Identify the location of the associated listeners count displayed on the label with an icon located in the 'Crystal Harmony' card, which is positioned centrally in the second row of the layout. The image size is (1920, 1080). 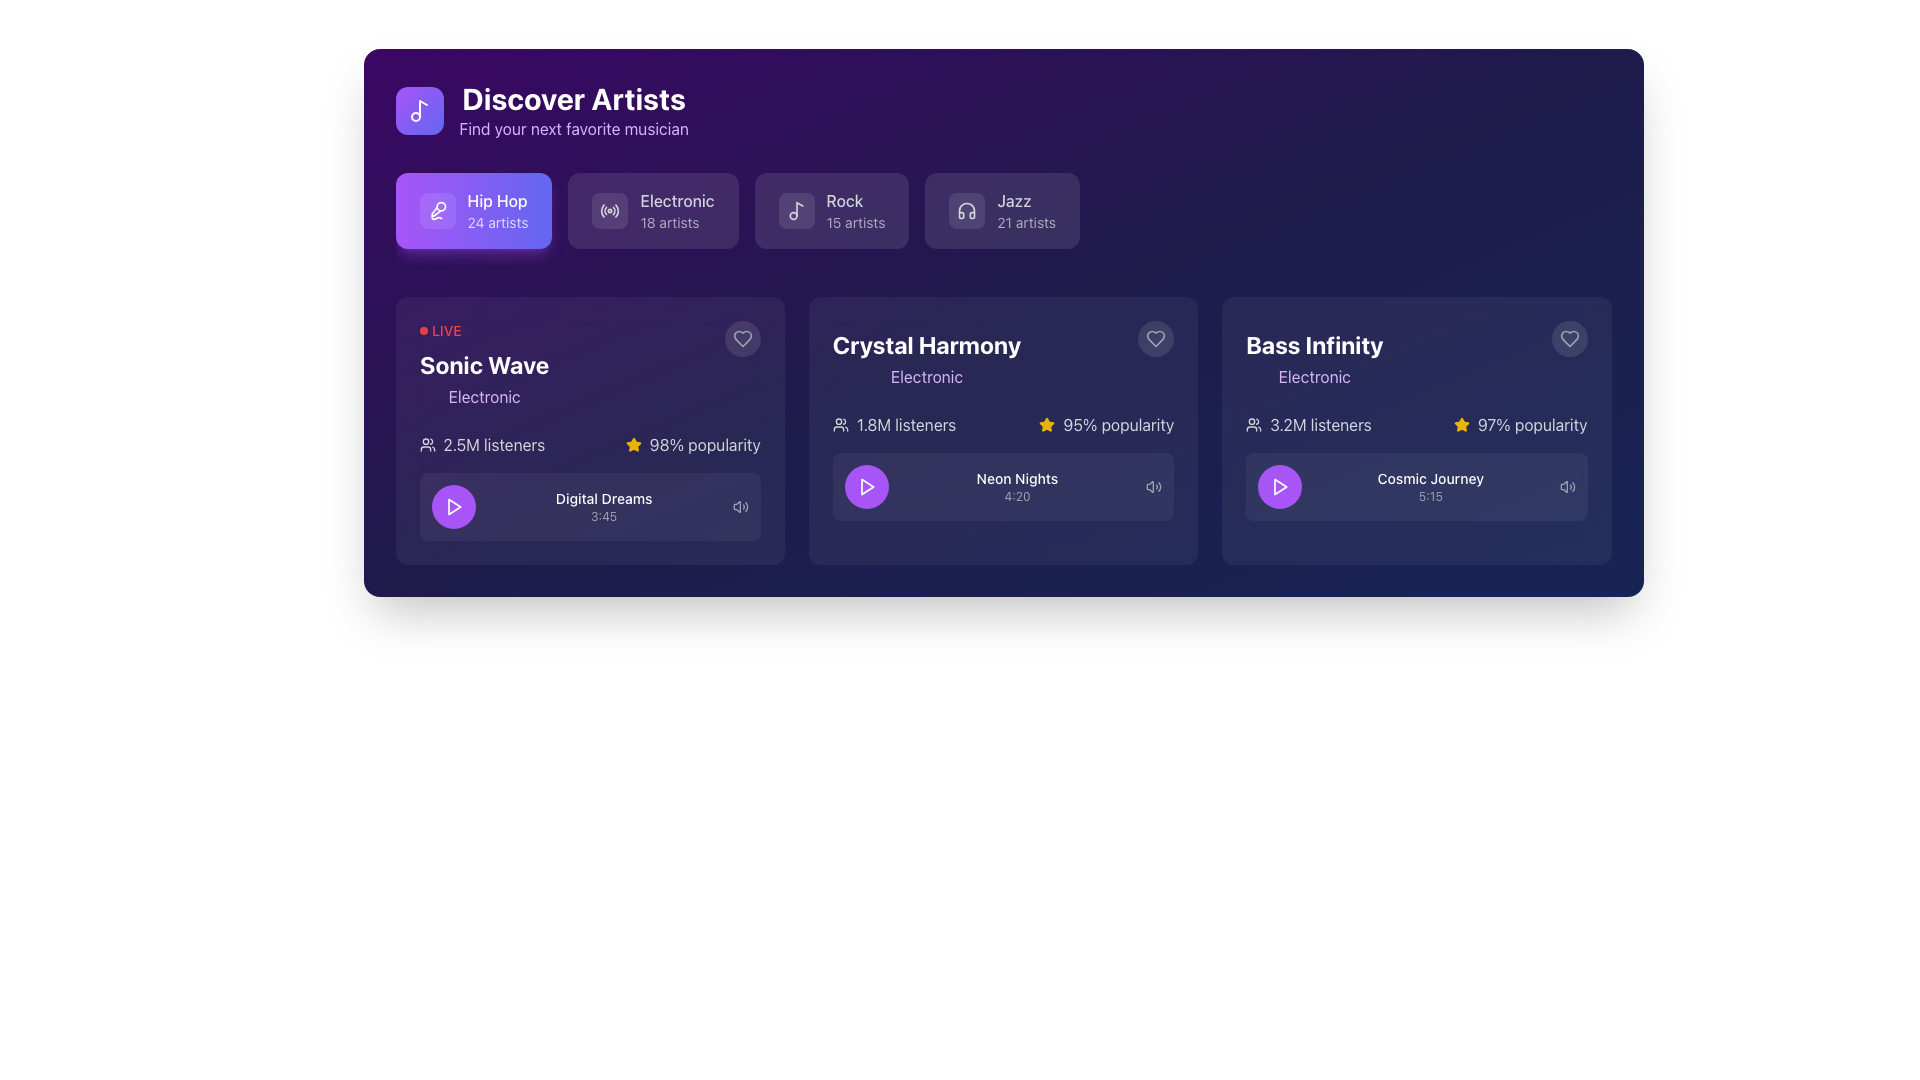
(893, 423).